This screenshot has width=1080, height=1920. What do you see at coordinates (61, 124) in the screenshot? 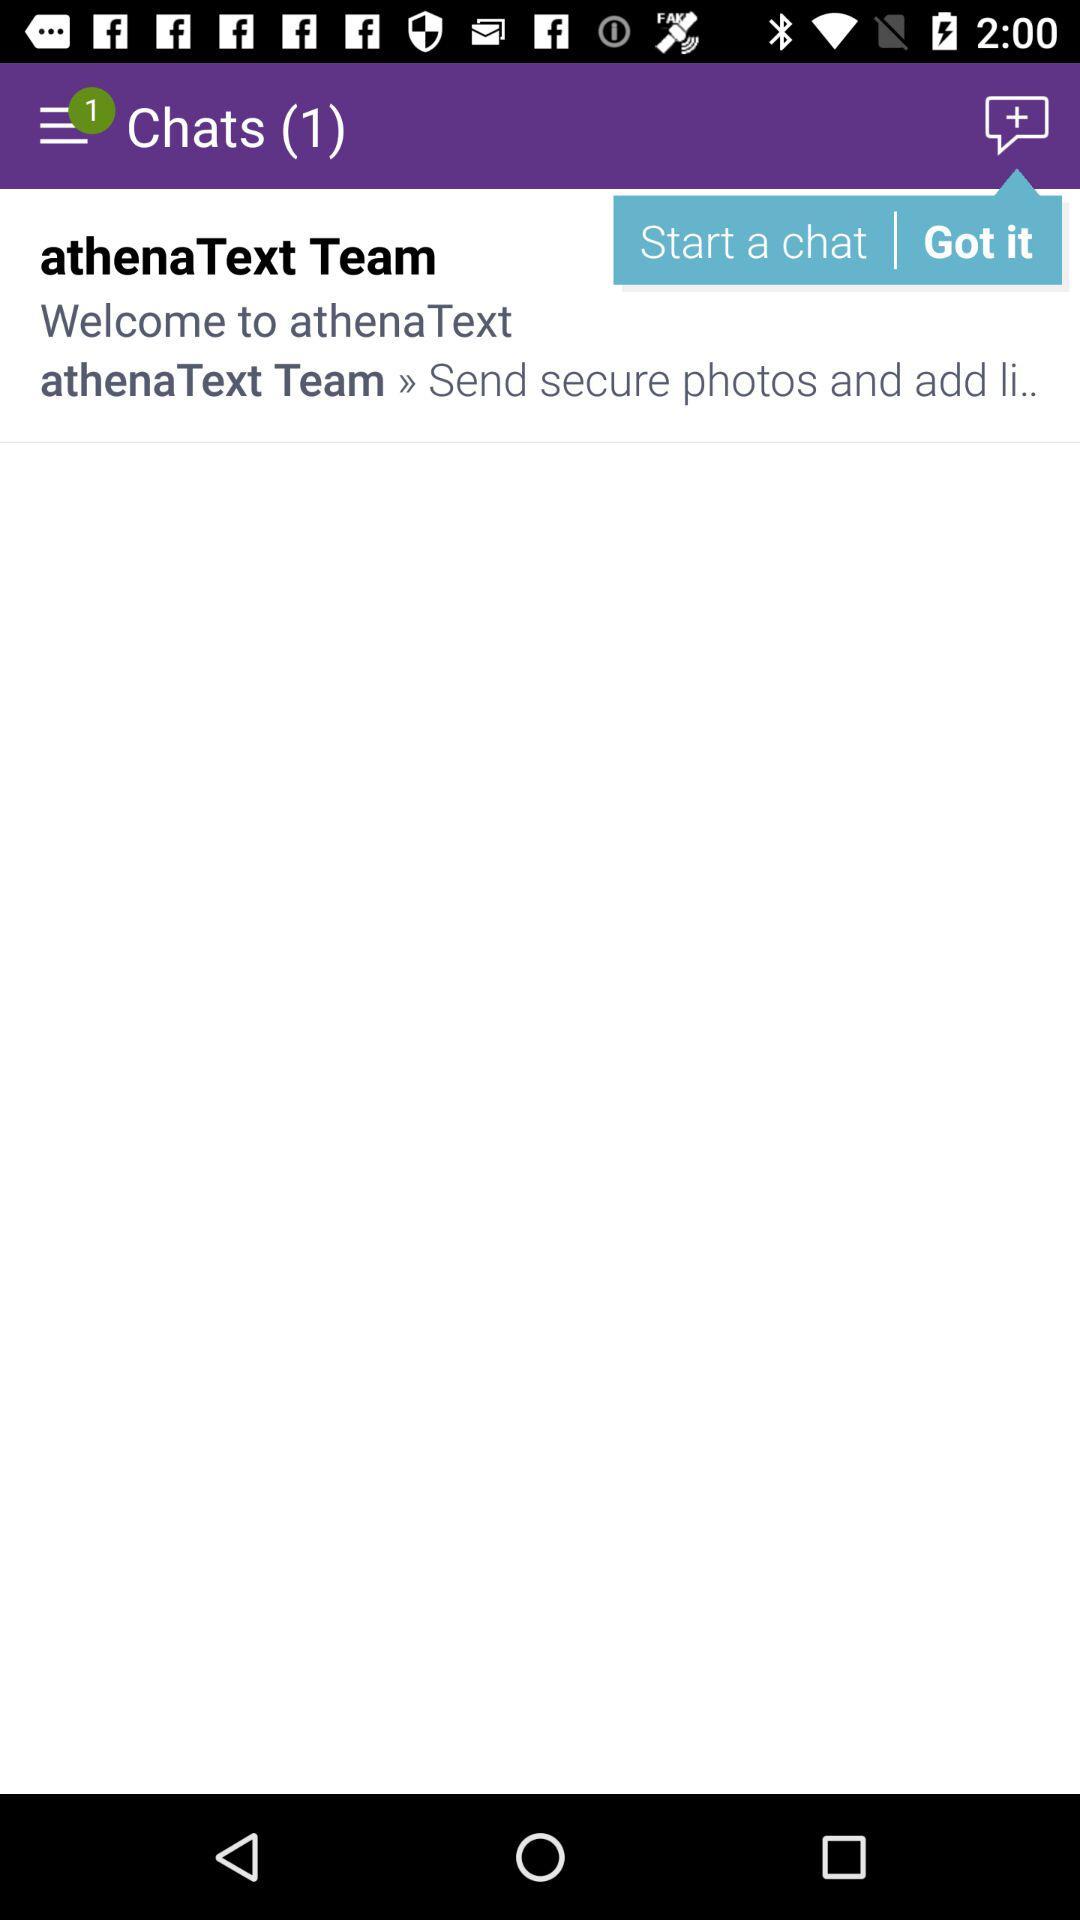
I see `setting page` at bounding box center [61, 124].